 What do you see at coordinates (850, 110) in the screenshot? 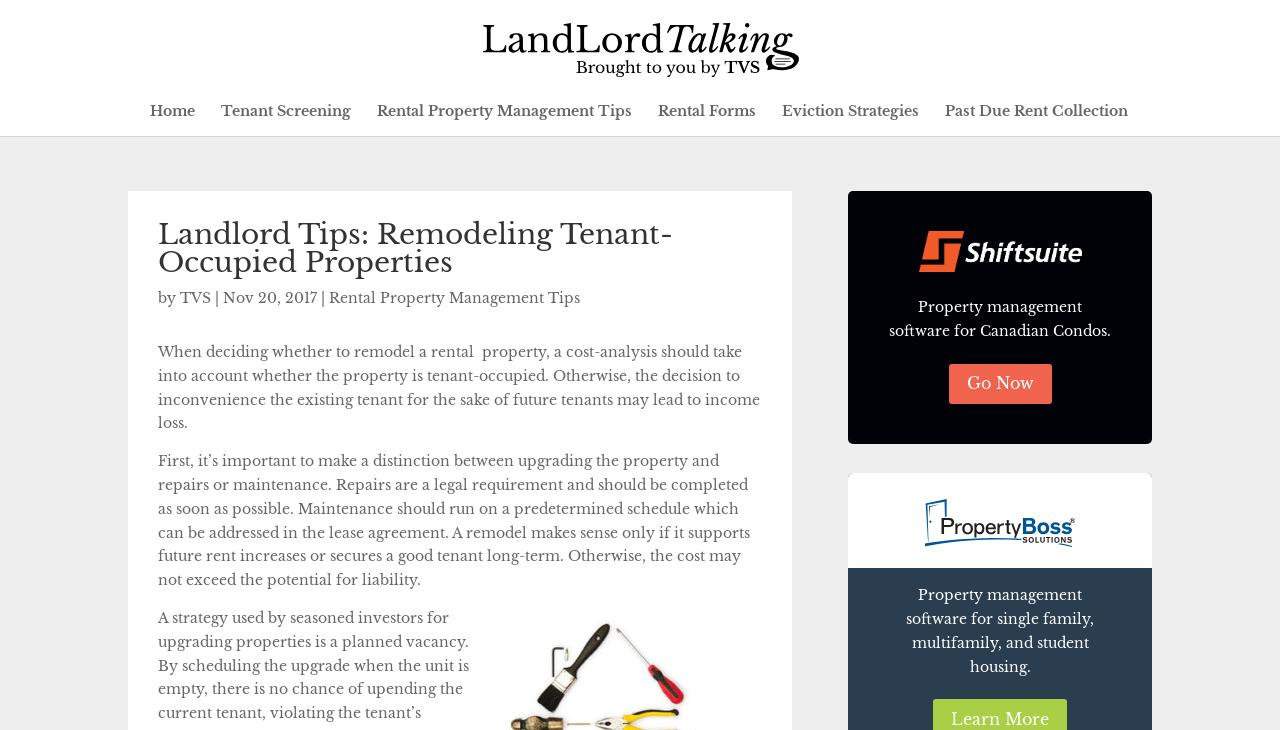
I see `'Eviction Strategies'` at bounding box center [850, 110].